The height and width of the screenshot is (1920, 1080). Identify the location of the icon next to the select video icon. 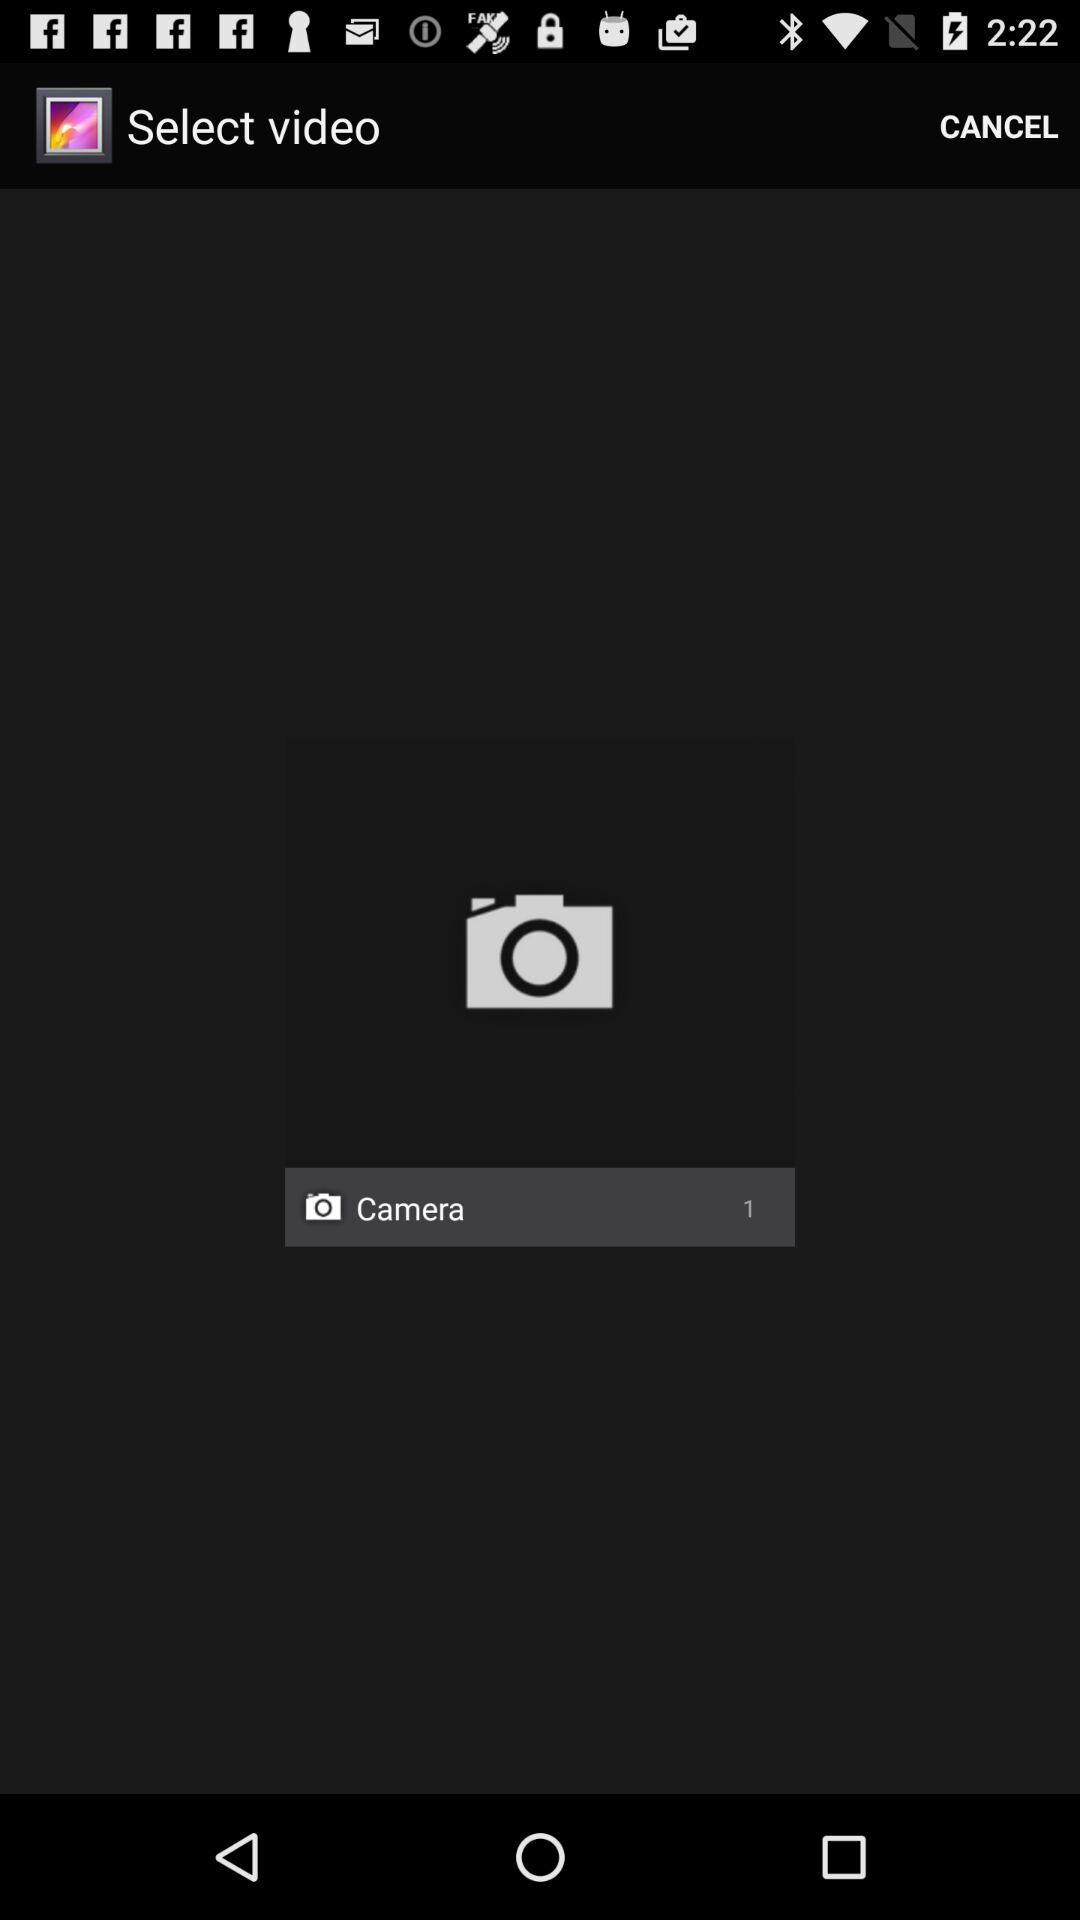
(999, 124).